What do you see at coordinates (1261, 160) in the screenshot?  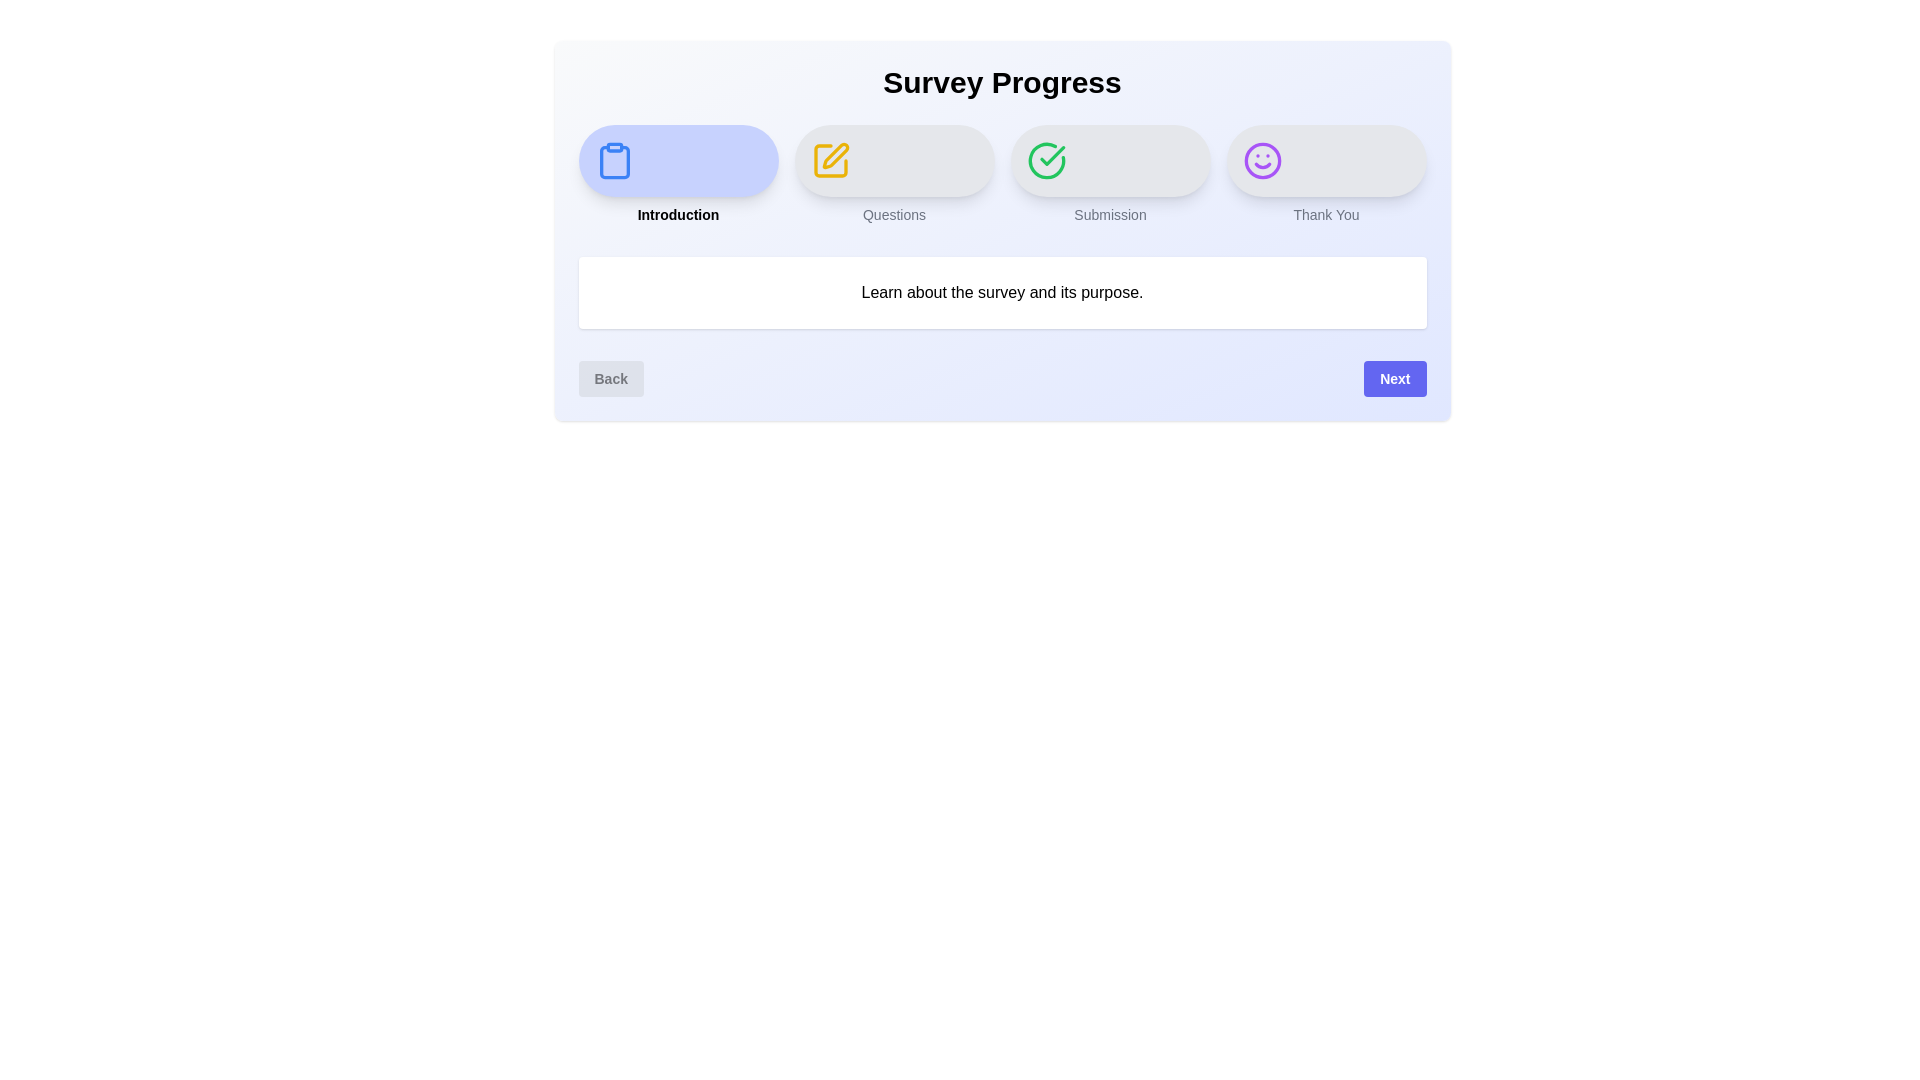 I see `the icon representing the Thank You step to inspect its appearance` at bounding box center [1261, 160].